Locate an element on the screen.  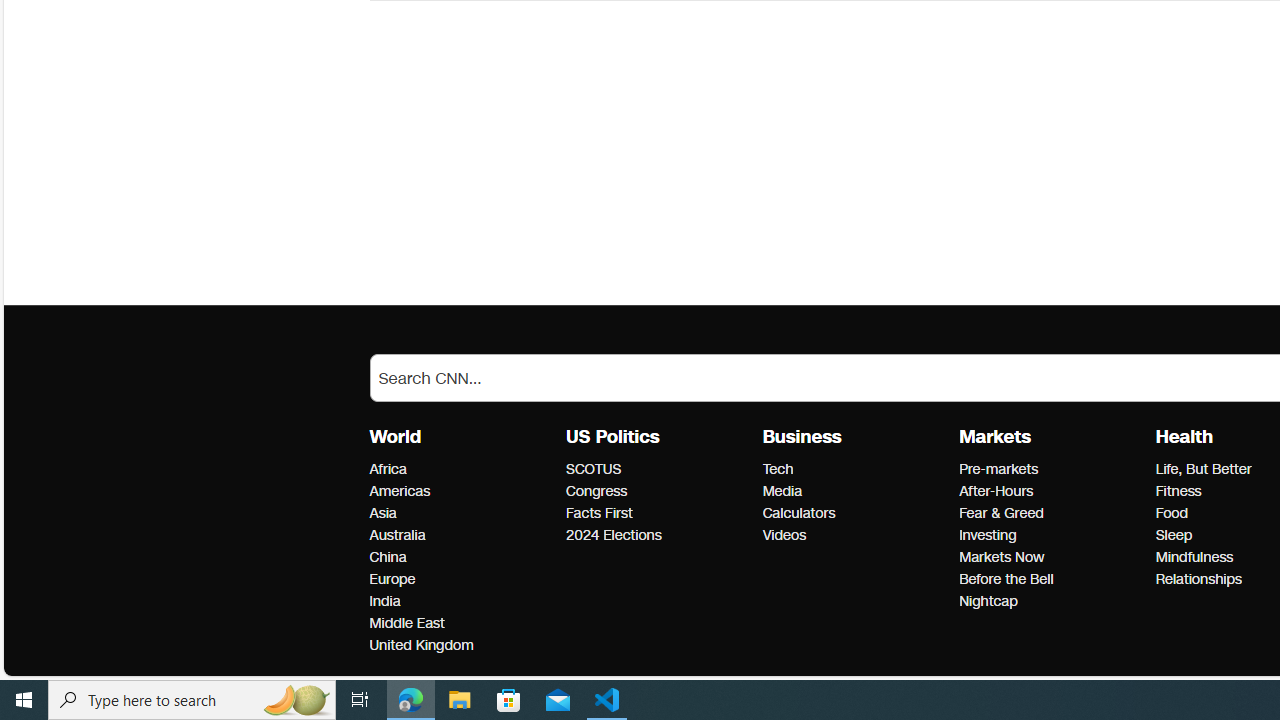
'US Politics' is located at coordinates (612, 436).